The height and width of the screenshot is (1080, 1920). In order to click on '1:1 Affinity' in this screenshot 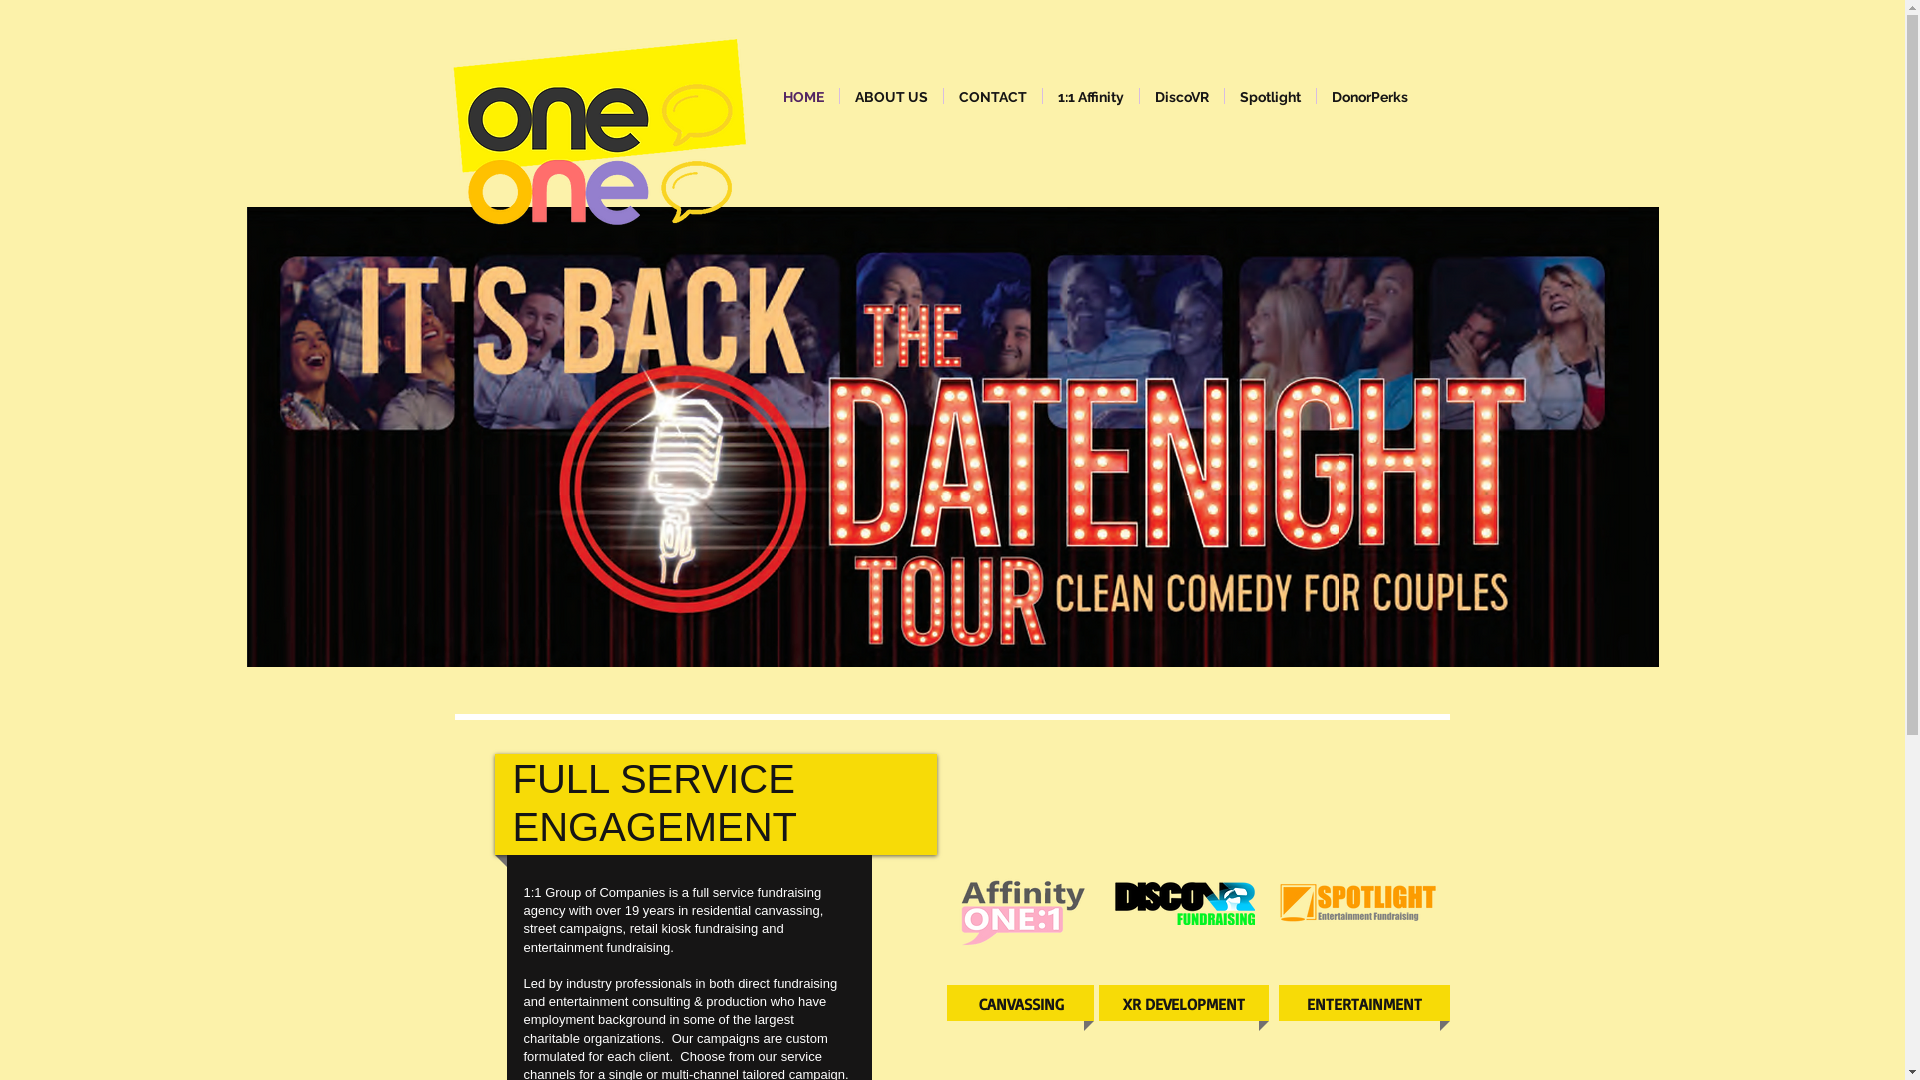, I will do `click(1088, 96)`.